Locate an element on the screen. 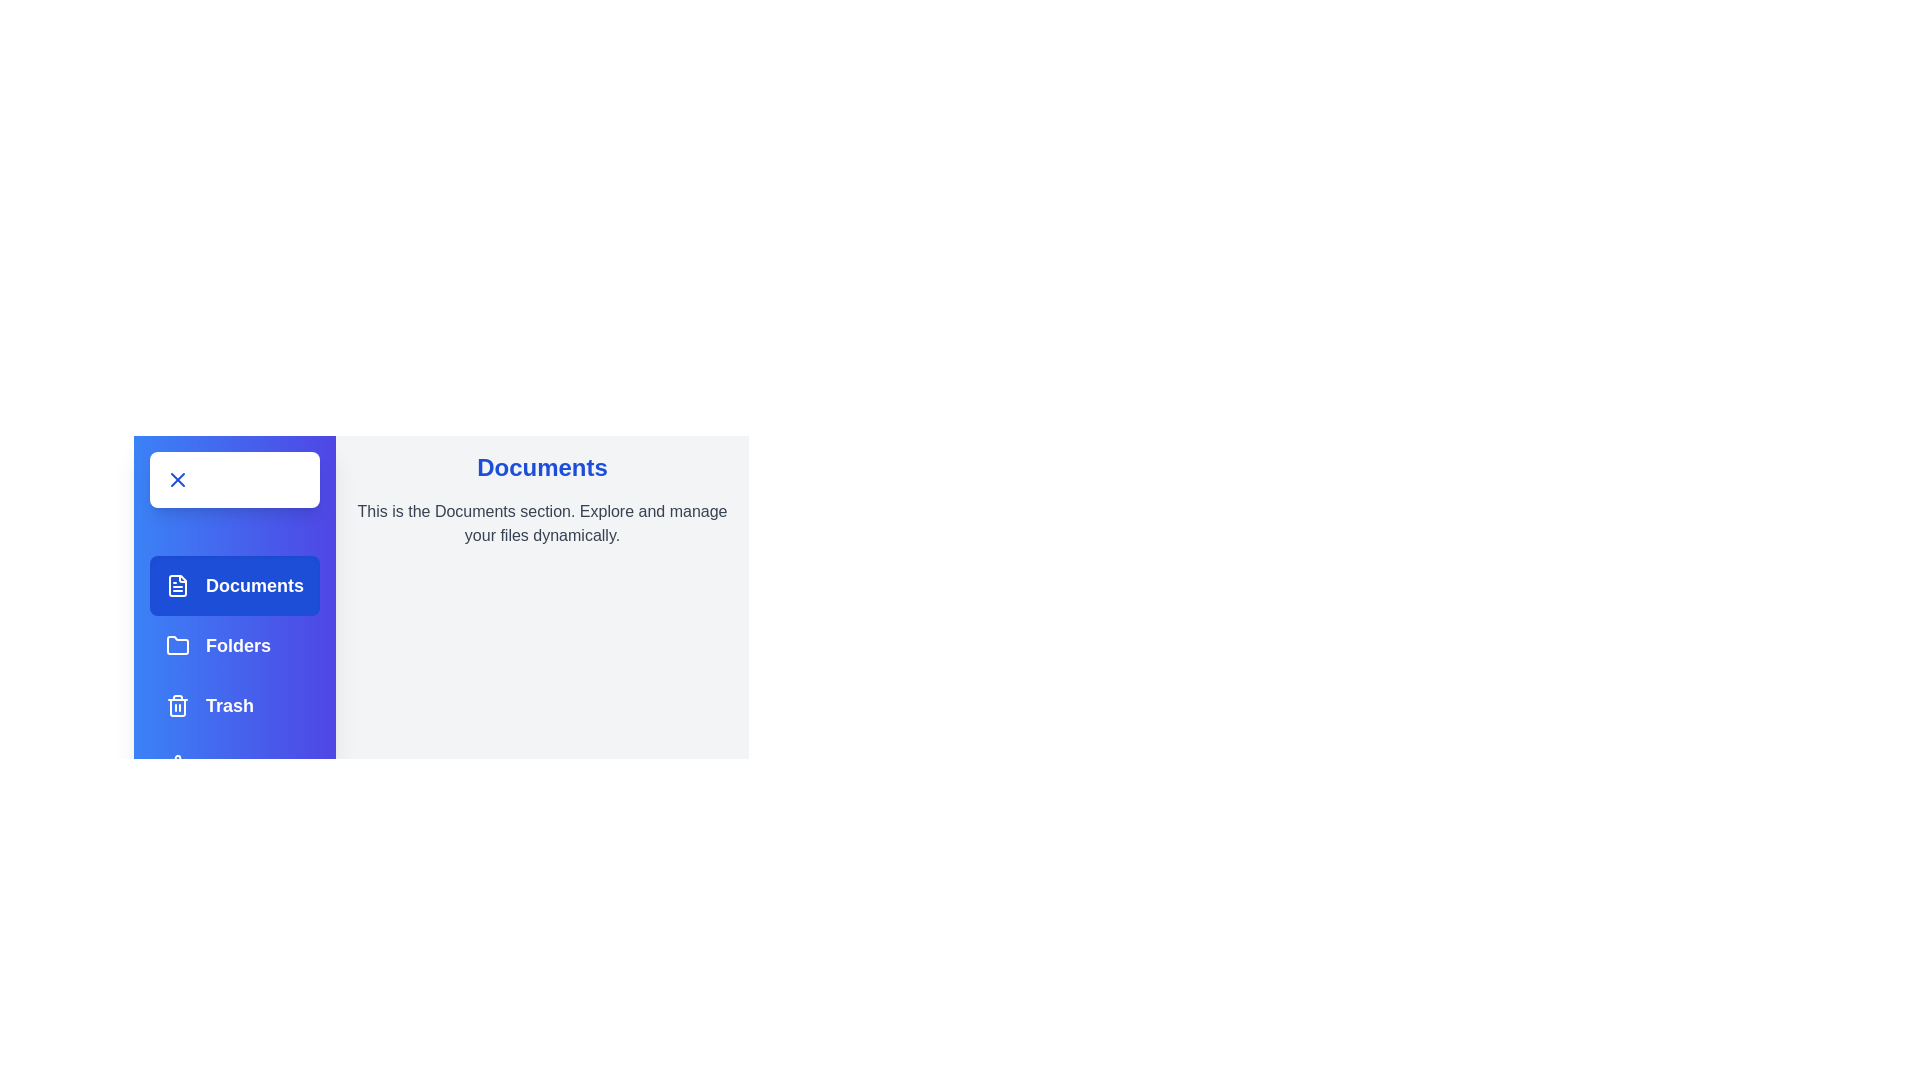 The height and width of the screenshot is (1080, 1920). the section Folders in the drawer is located at coordinates (235, 645).